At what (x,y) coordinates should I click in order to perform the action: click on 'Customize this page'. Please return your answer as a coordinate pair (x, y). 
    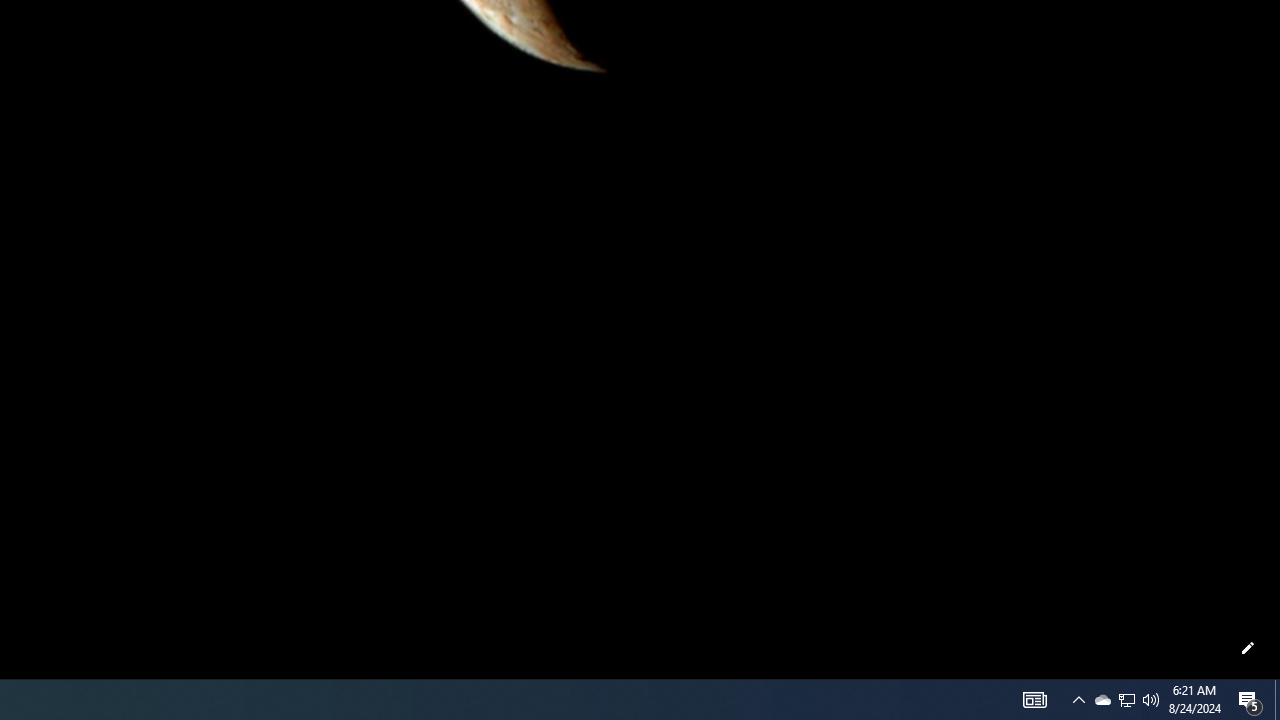
    Looking at the image, I should click on (1247, 648).